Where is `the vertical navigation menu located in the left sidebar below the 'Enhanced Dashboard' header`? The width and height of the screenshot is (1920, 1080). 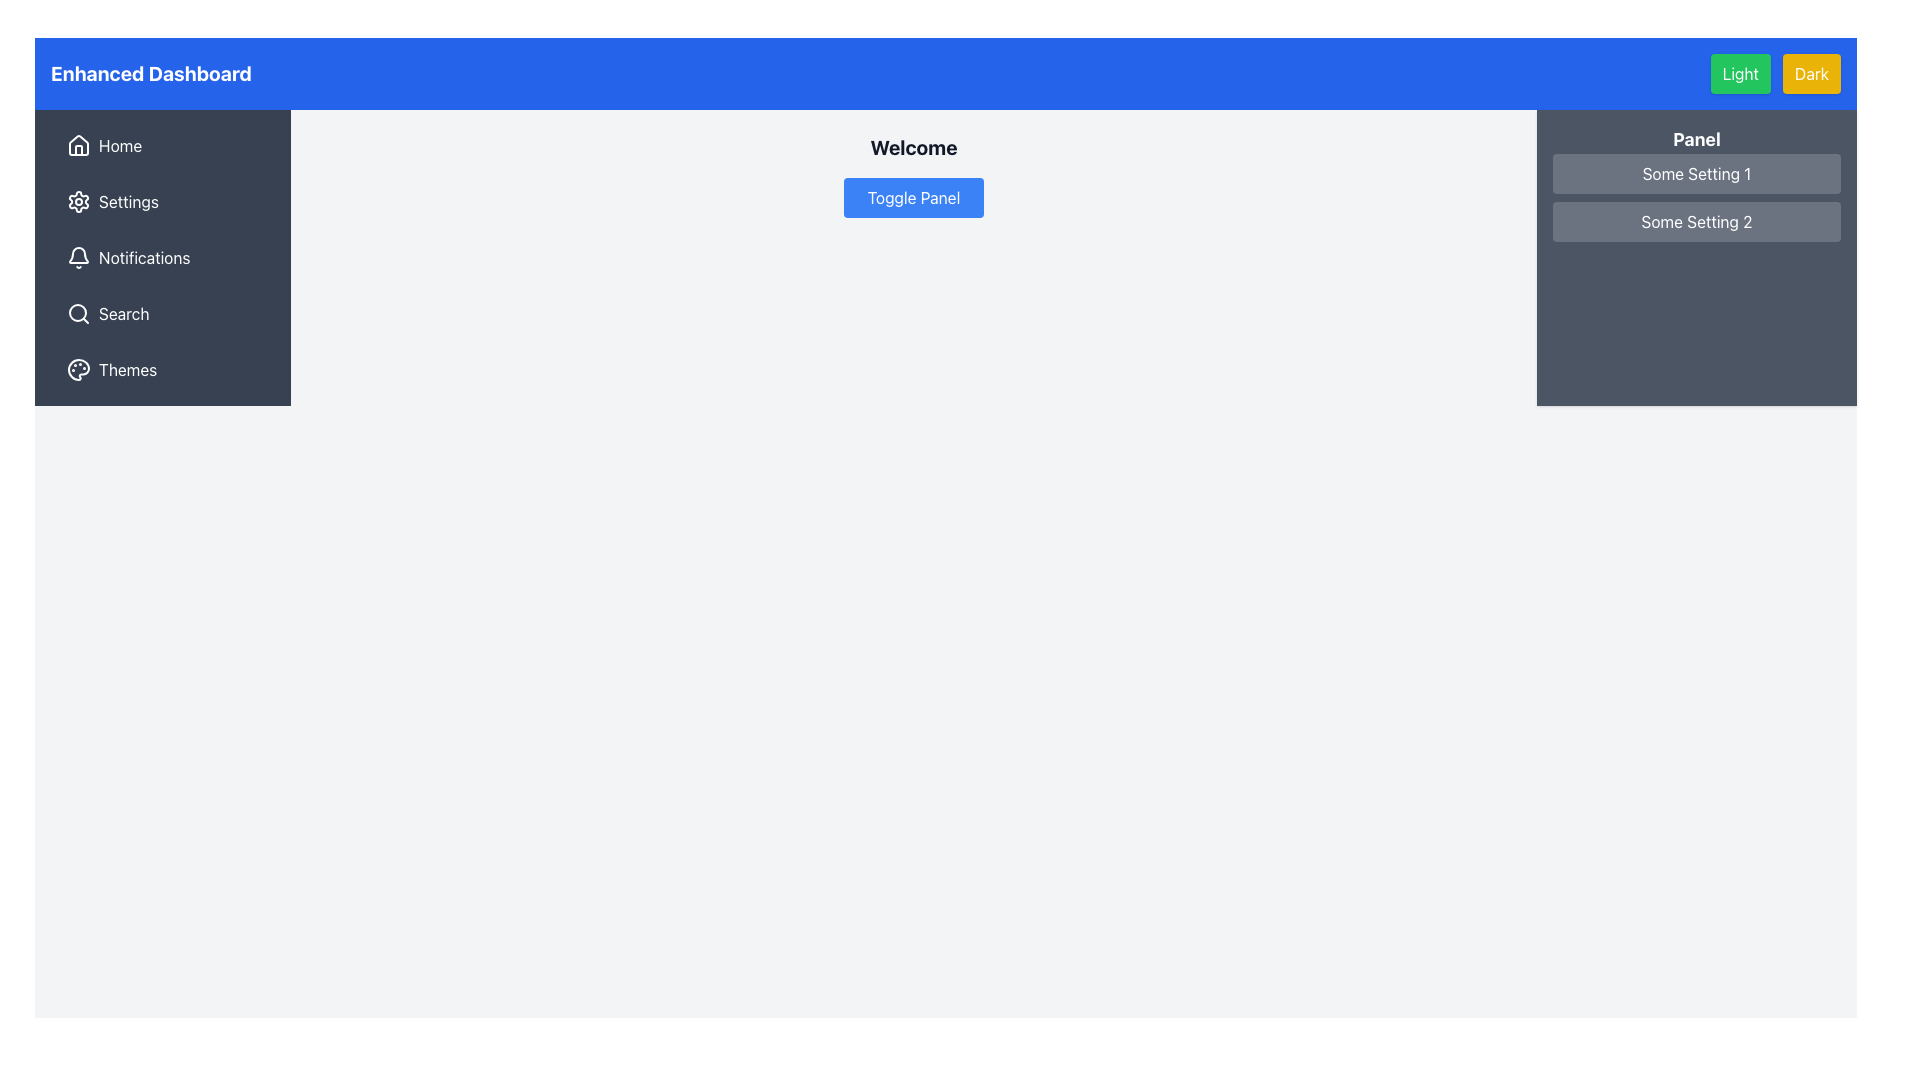
the vertical navigation menu located in the left sidebar below the 'Enhanced Dashboard' header is located at coordinates (163, 257).